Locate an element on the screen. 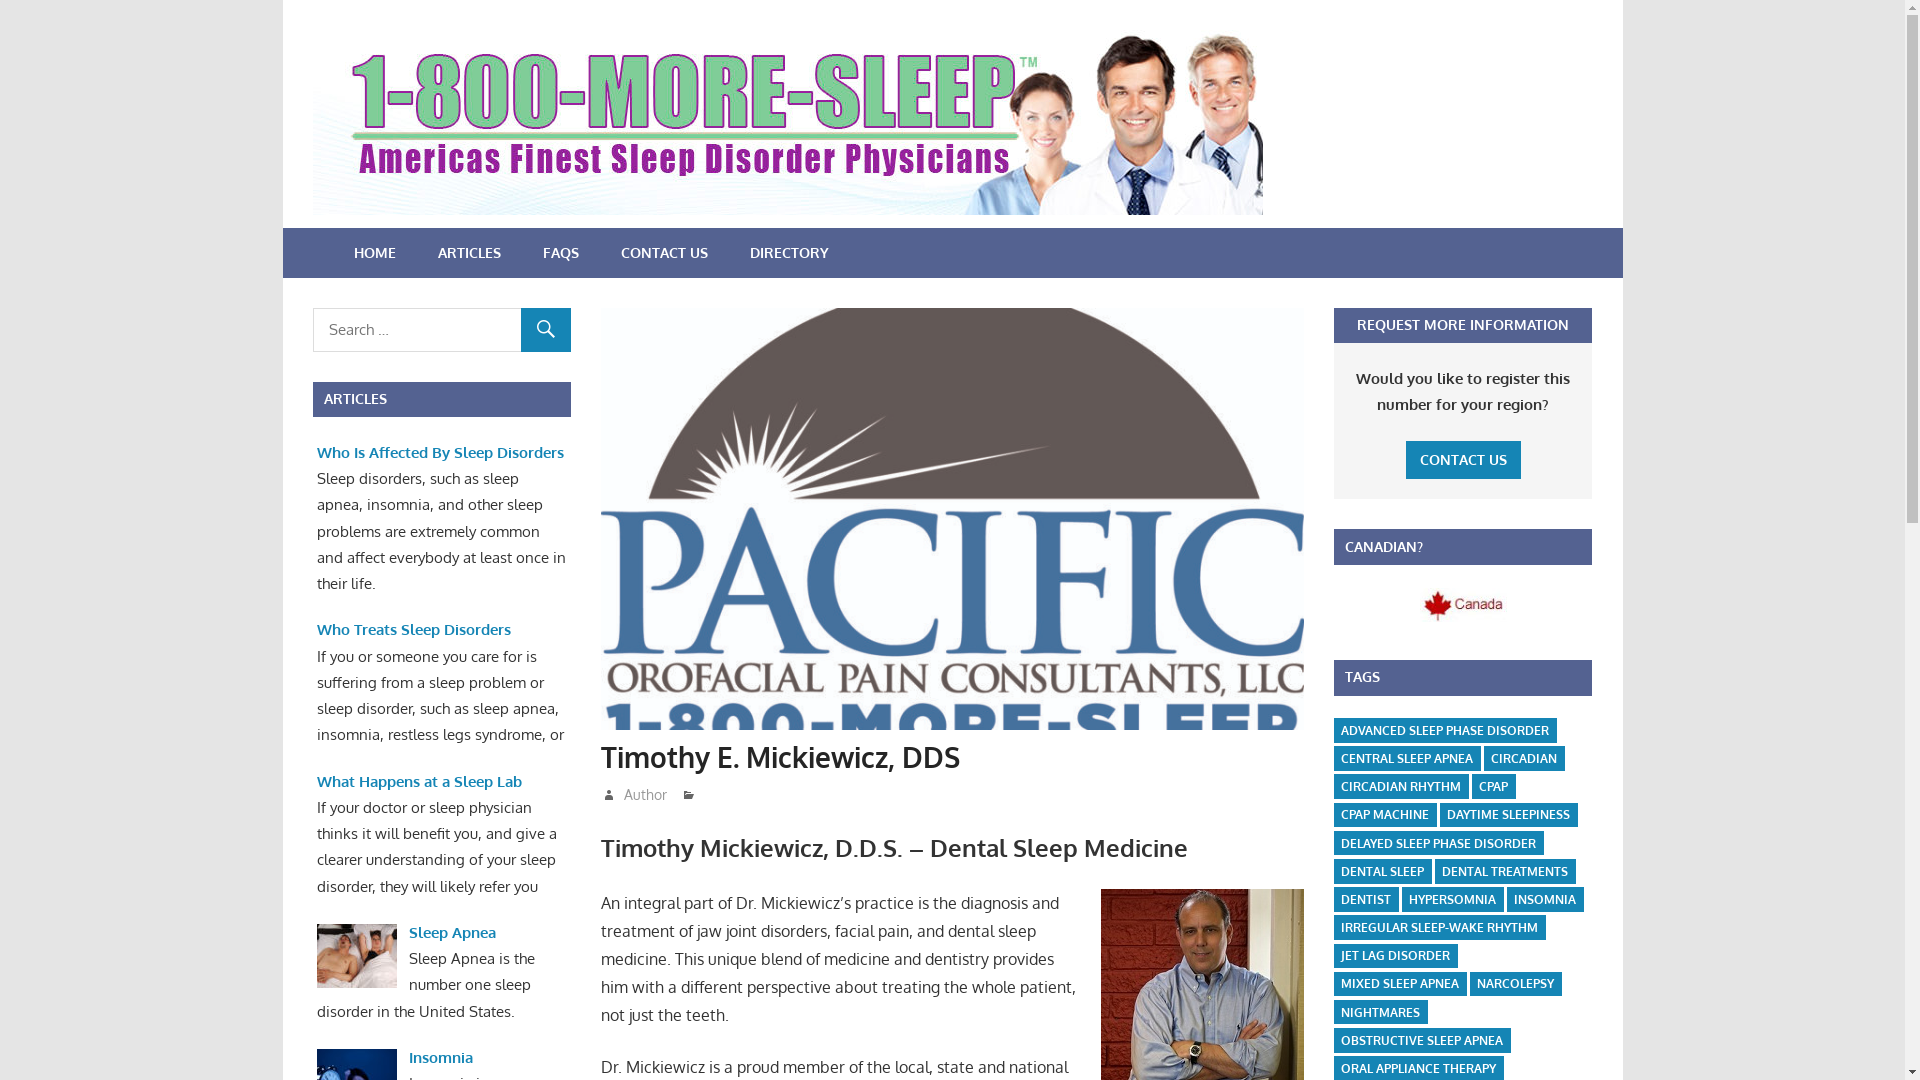  'CONTACT US' is located at coordinates (1463, 460).